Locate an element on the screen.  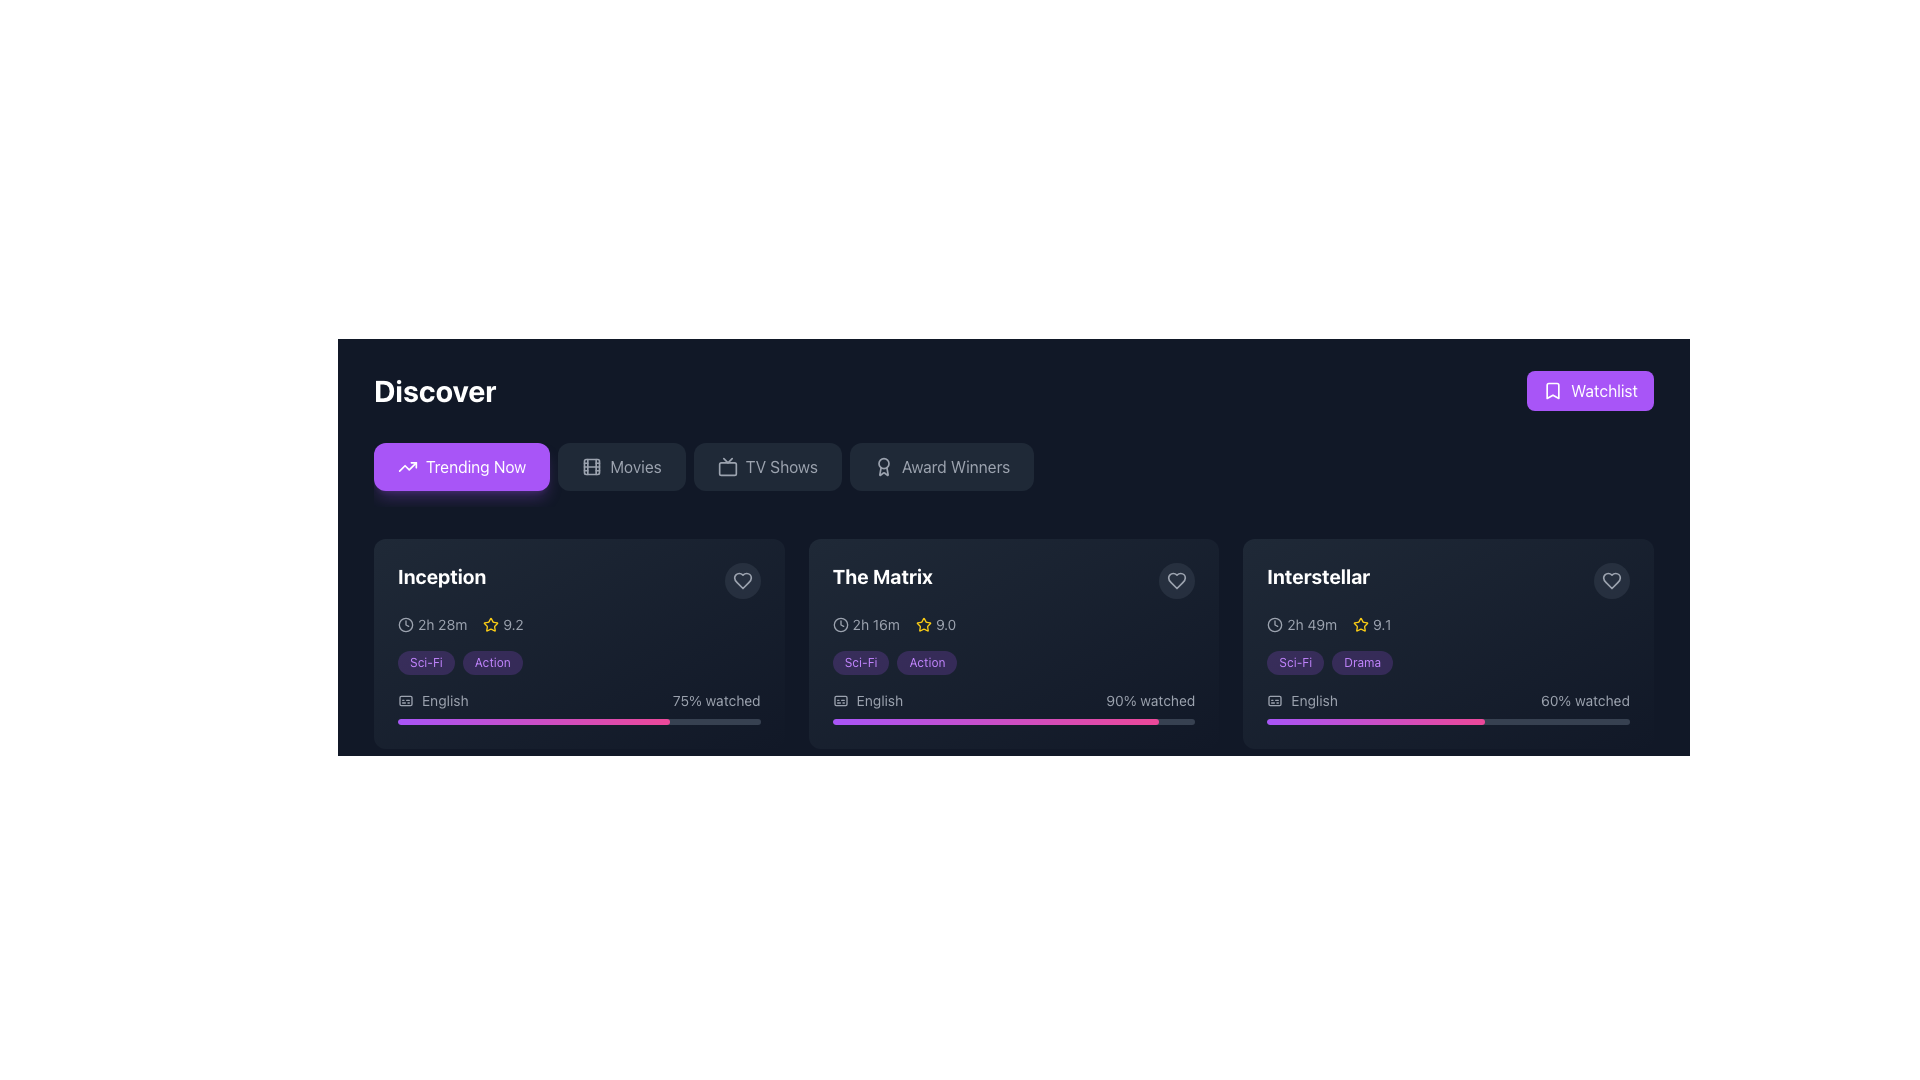
the small circular button with a heart-shaped icon in its center on the far right of the 'Inception' card is located at coordinates (741, 581).